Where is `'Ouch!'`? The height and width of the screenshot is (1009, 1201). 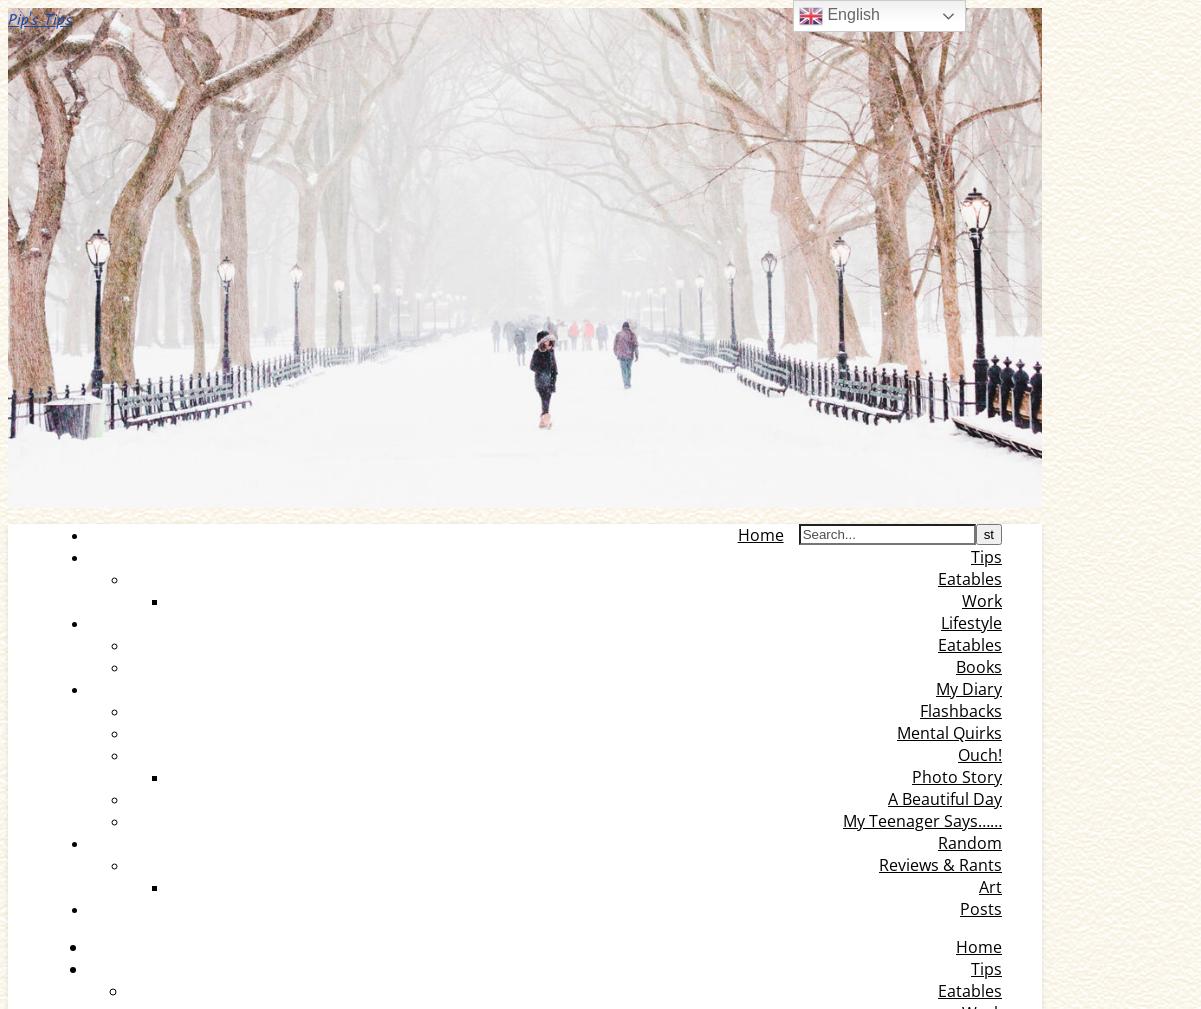
'Ouch!' is located at coordinates (980, 755).